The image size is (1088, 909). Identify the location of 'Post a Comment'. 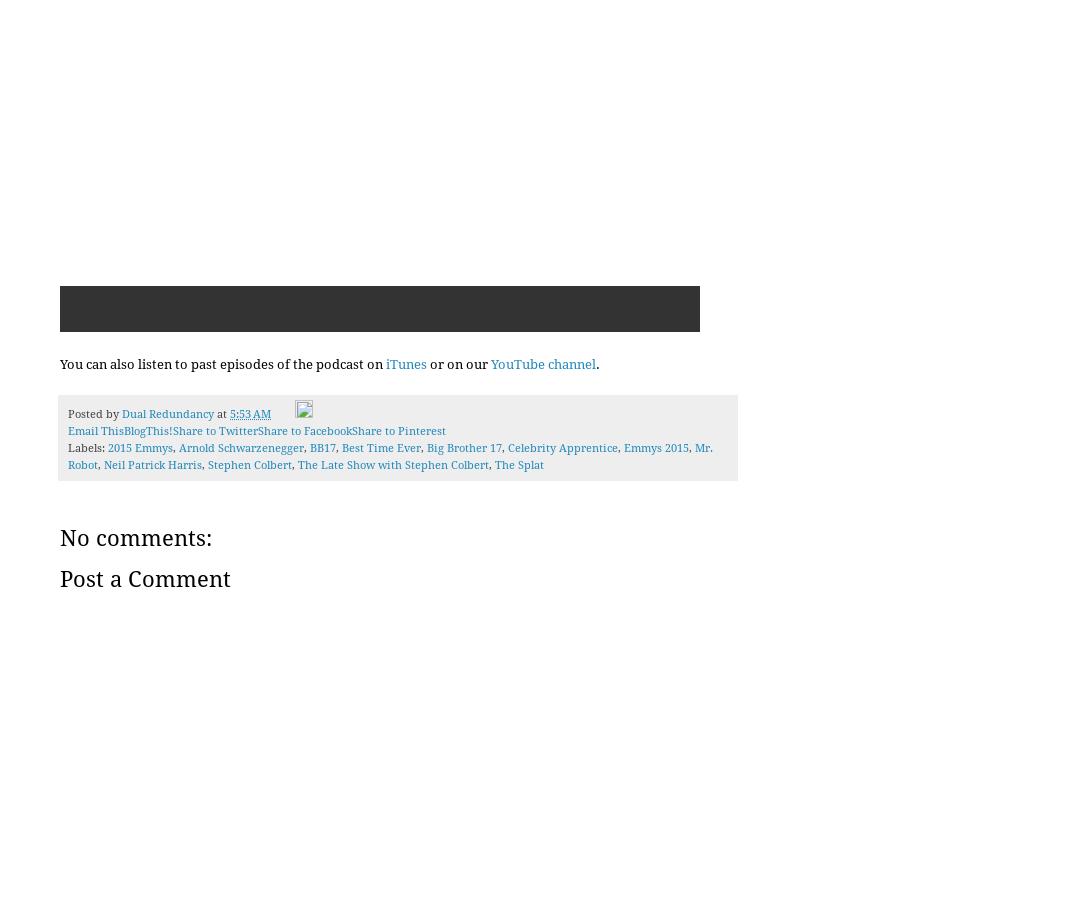
(144, 578).